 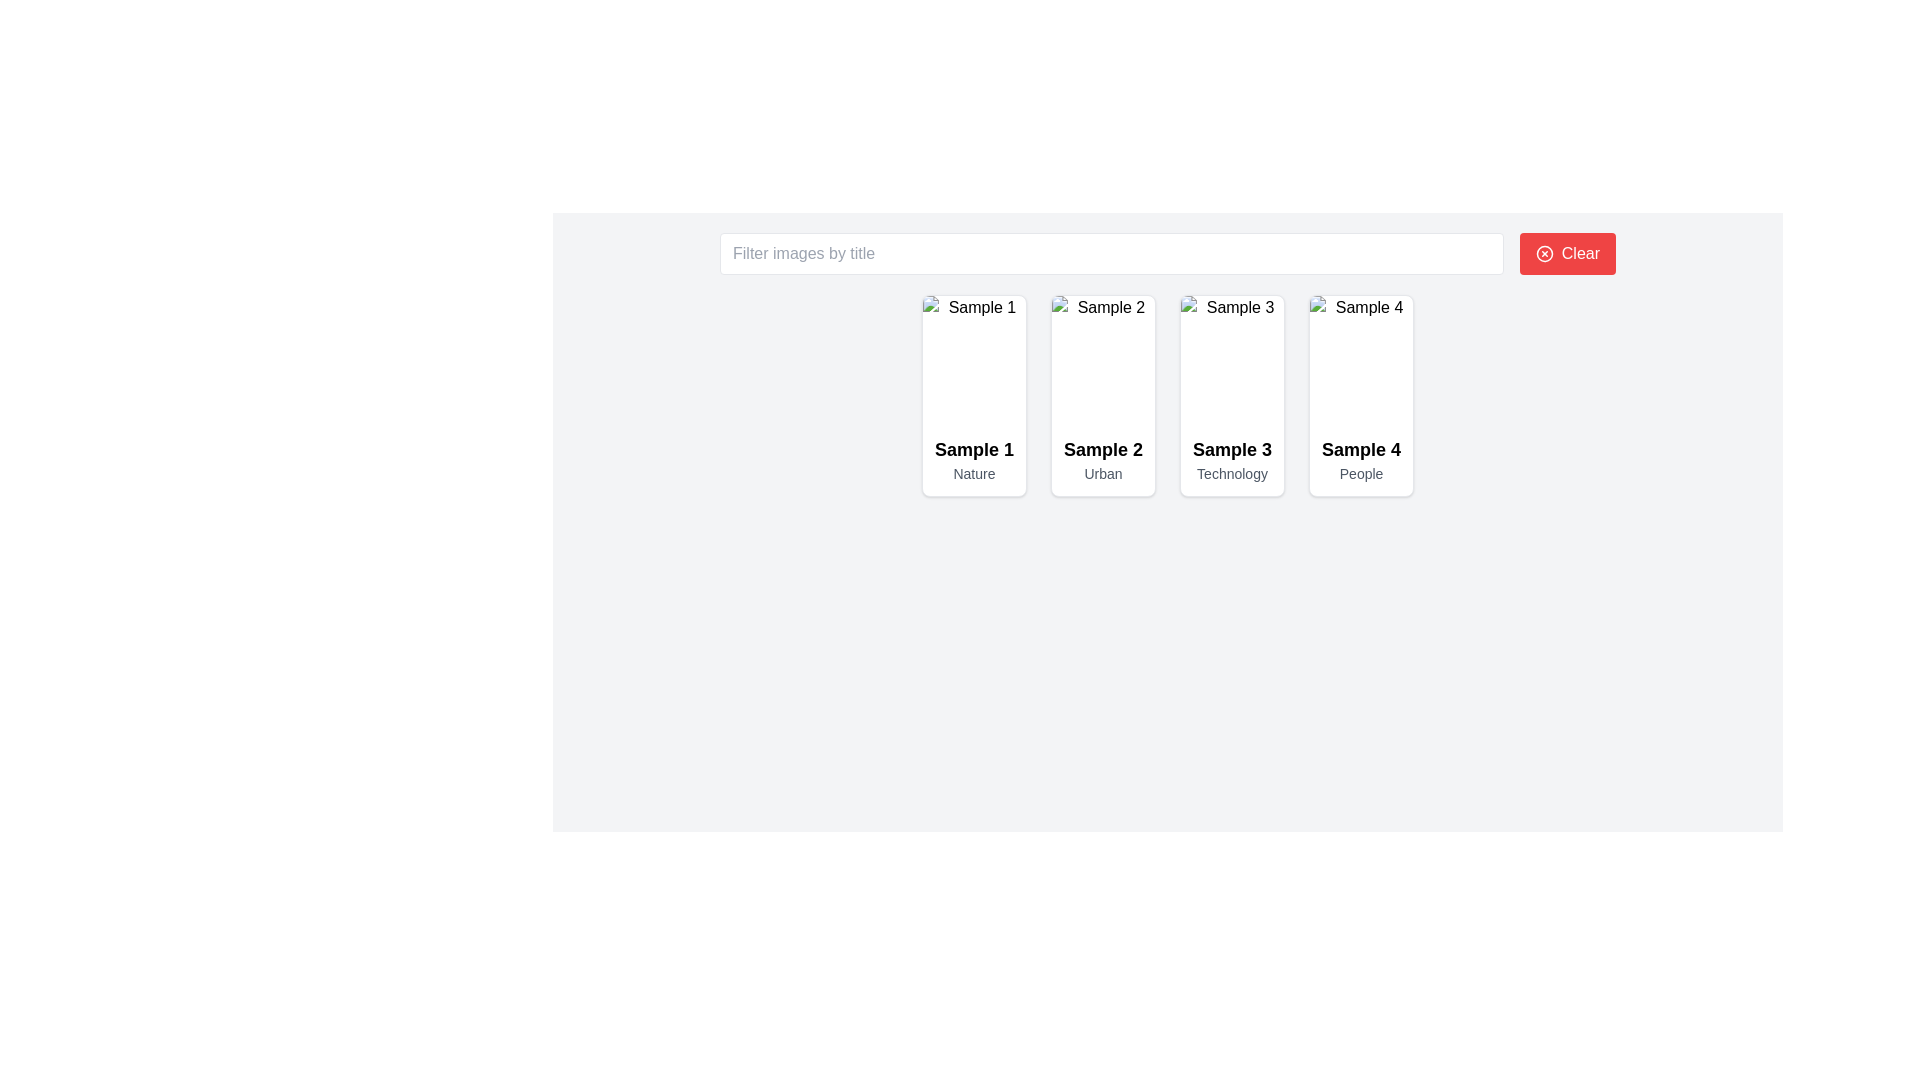 What do you see at coordinates (1231, 474) in the screenshot?
I see `static text label that reads 'Technology', which is styled in small gray font and positioned below the larger bold text 'Sample 3'` at bounding box center [1231, 474].